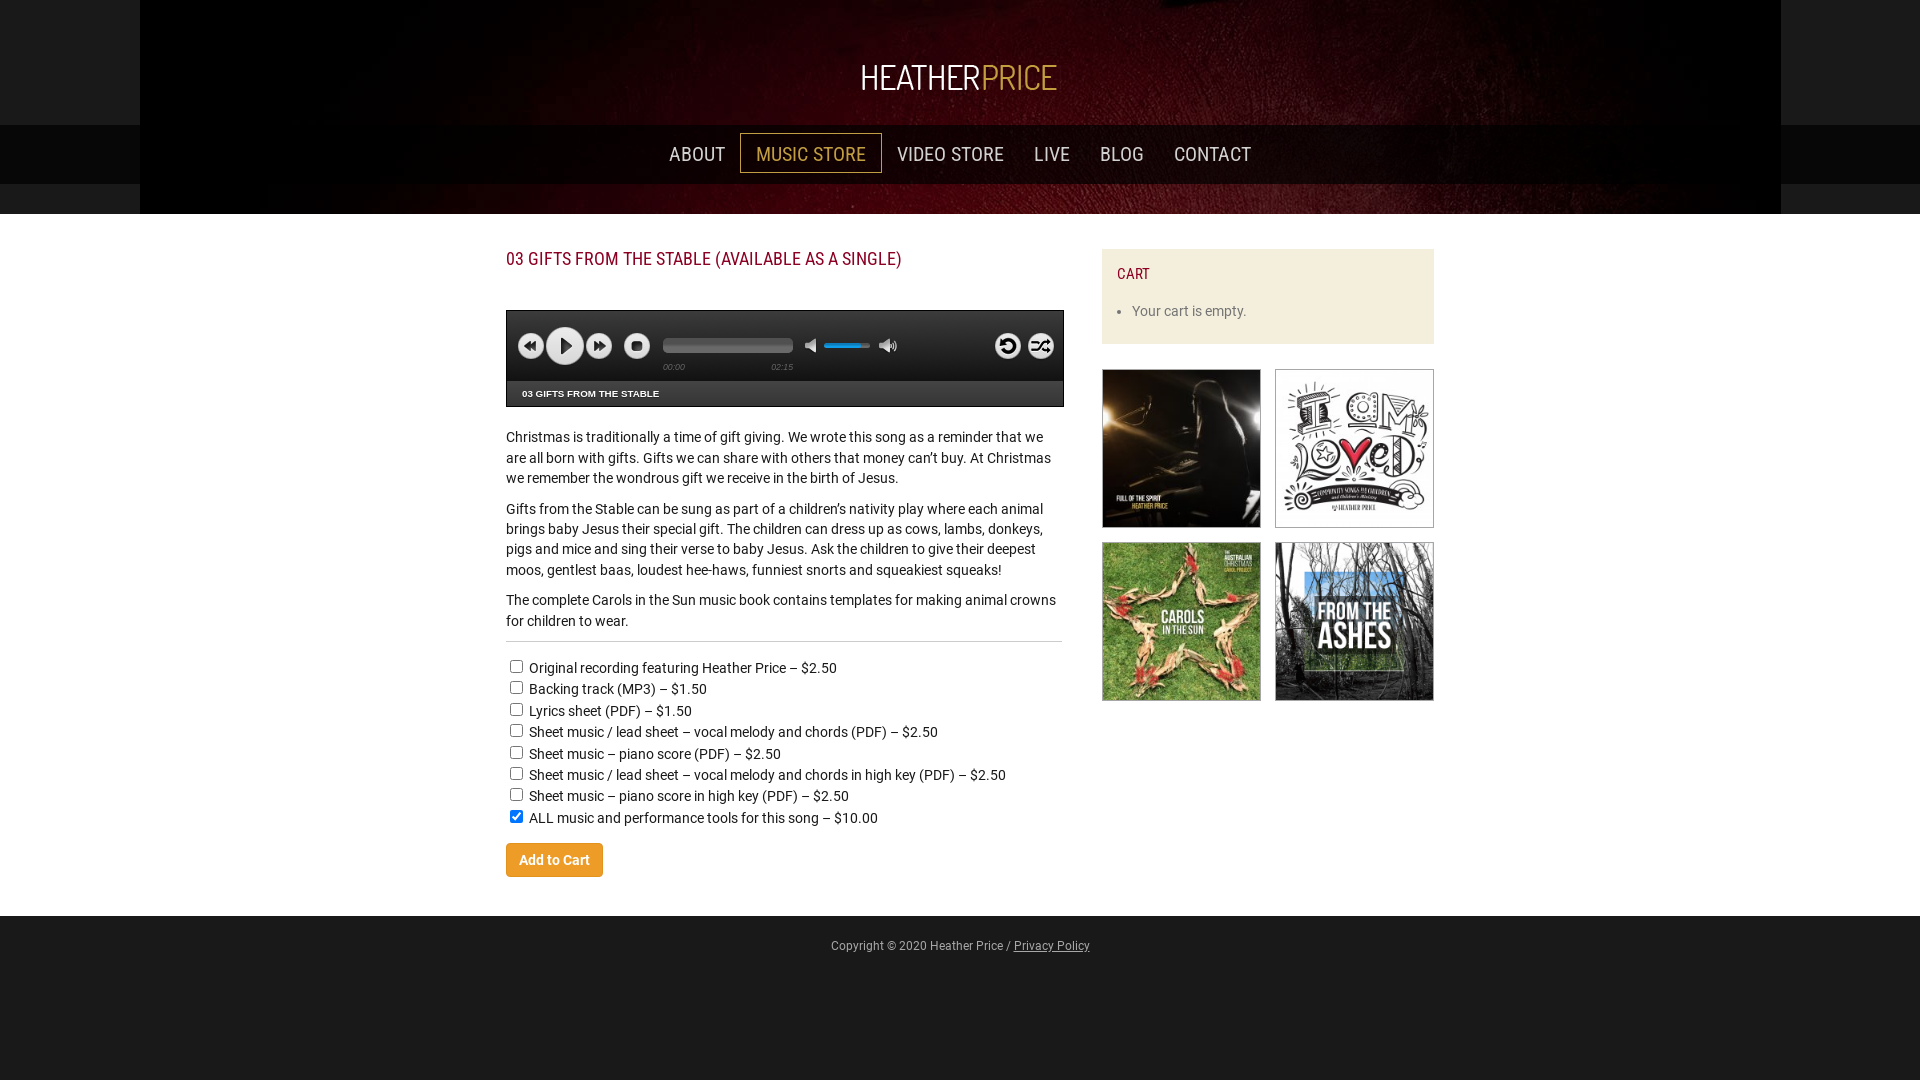  Describe the element at coordinates (811, 152) in the screenshot. I see `'MUSIC STORE'` at that location.